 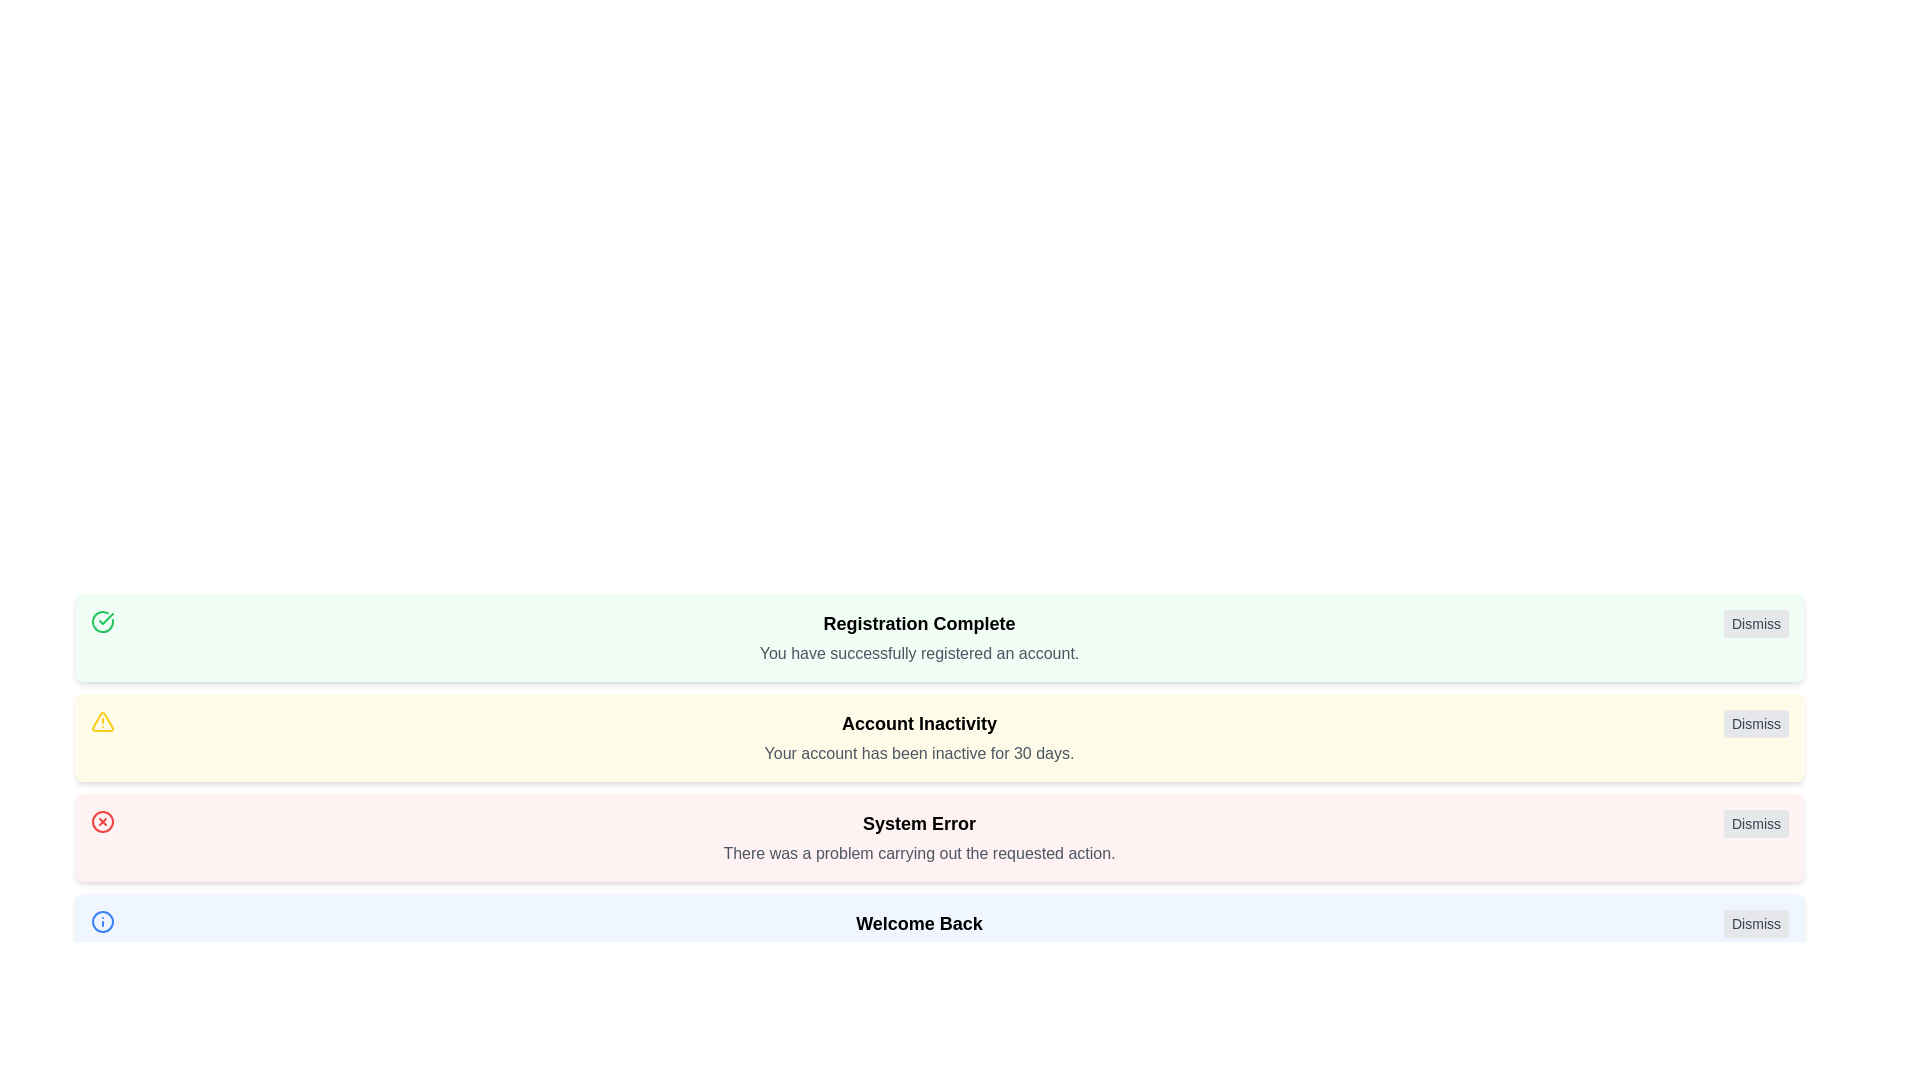 I want to click on the error icon indicating 'System Error' located on the third row of the notification list, so click(x=101, y=821).